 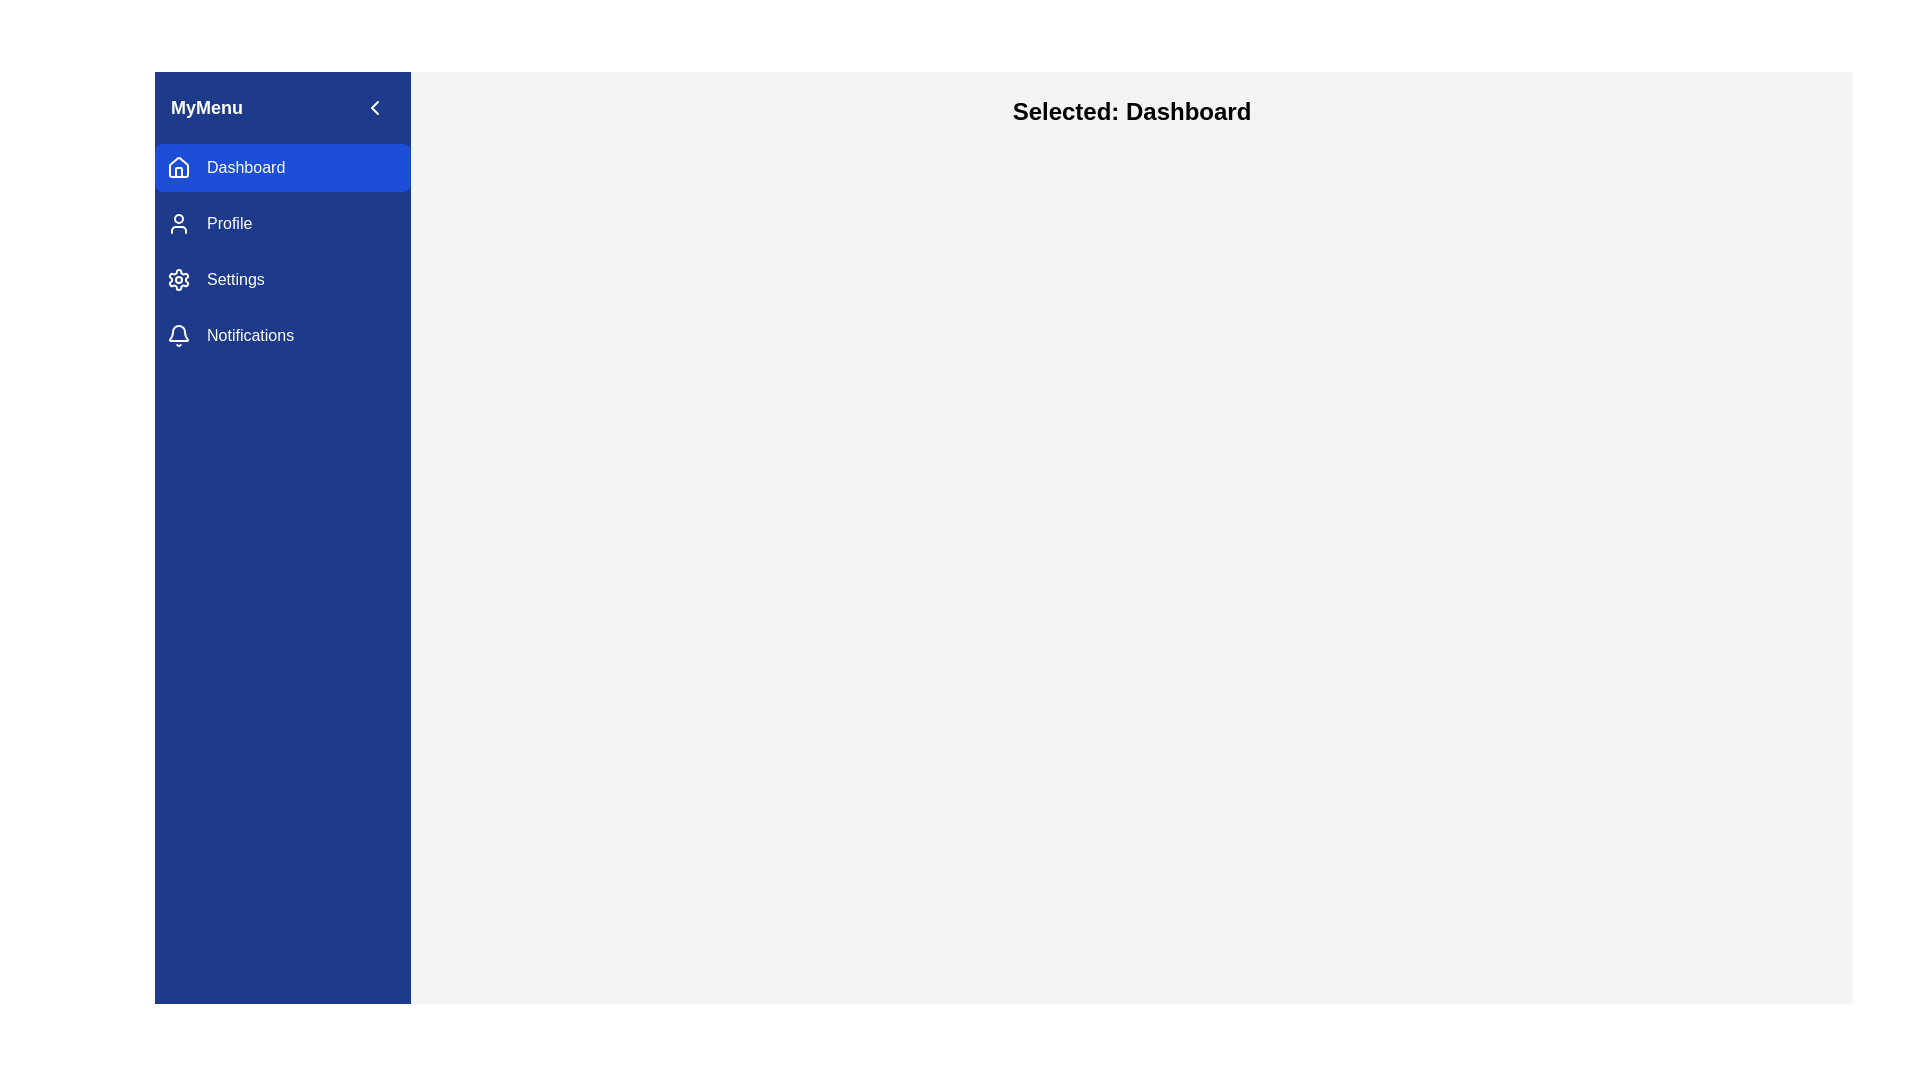 I want to click on the person icon located to the left of the 'Profile' text in the vertical menu on the left panel of the interface, so click(x=178, y=223).